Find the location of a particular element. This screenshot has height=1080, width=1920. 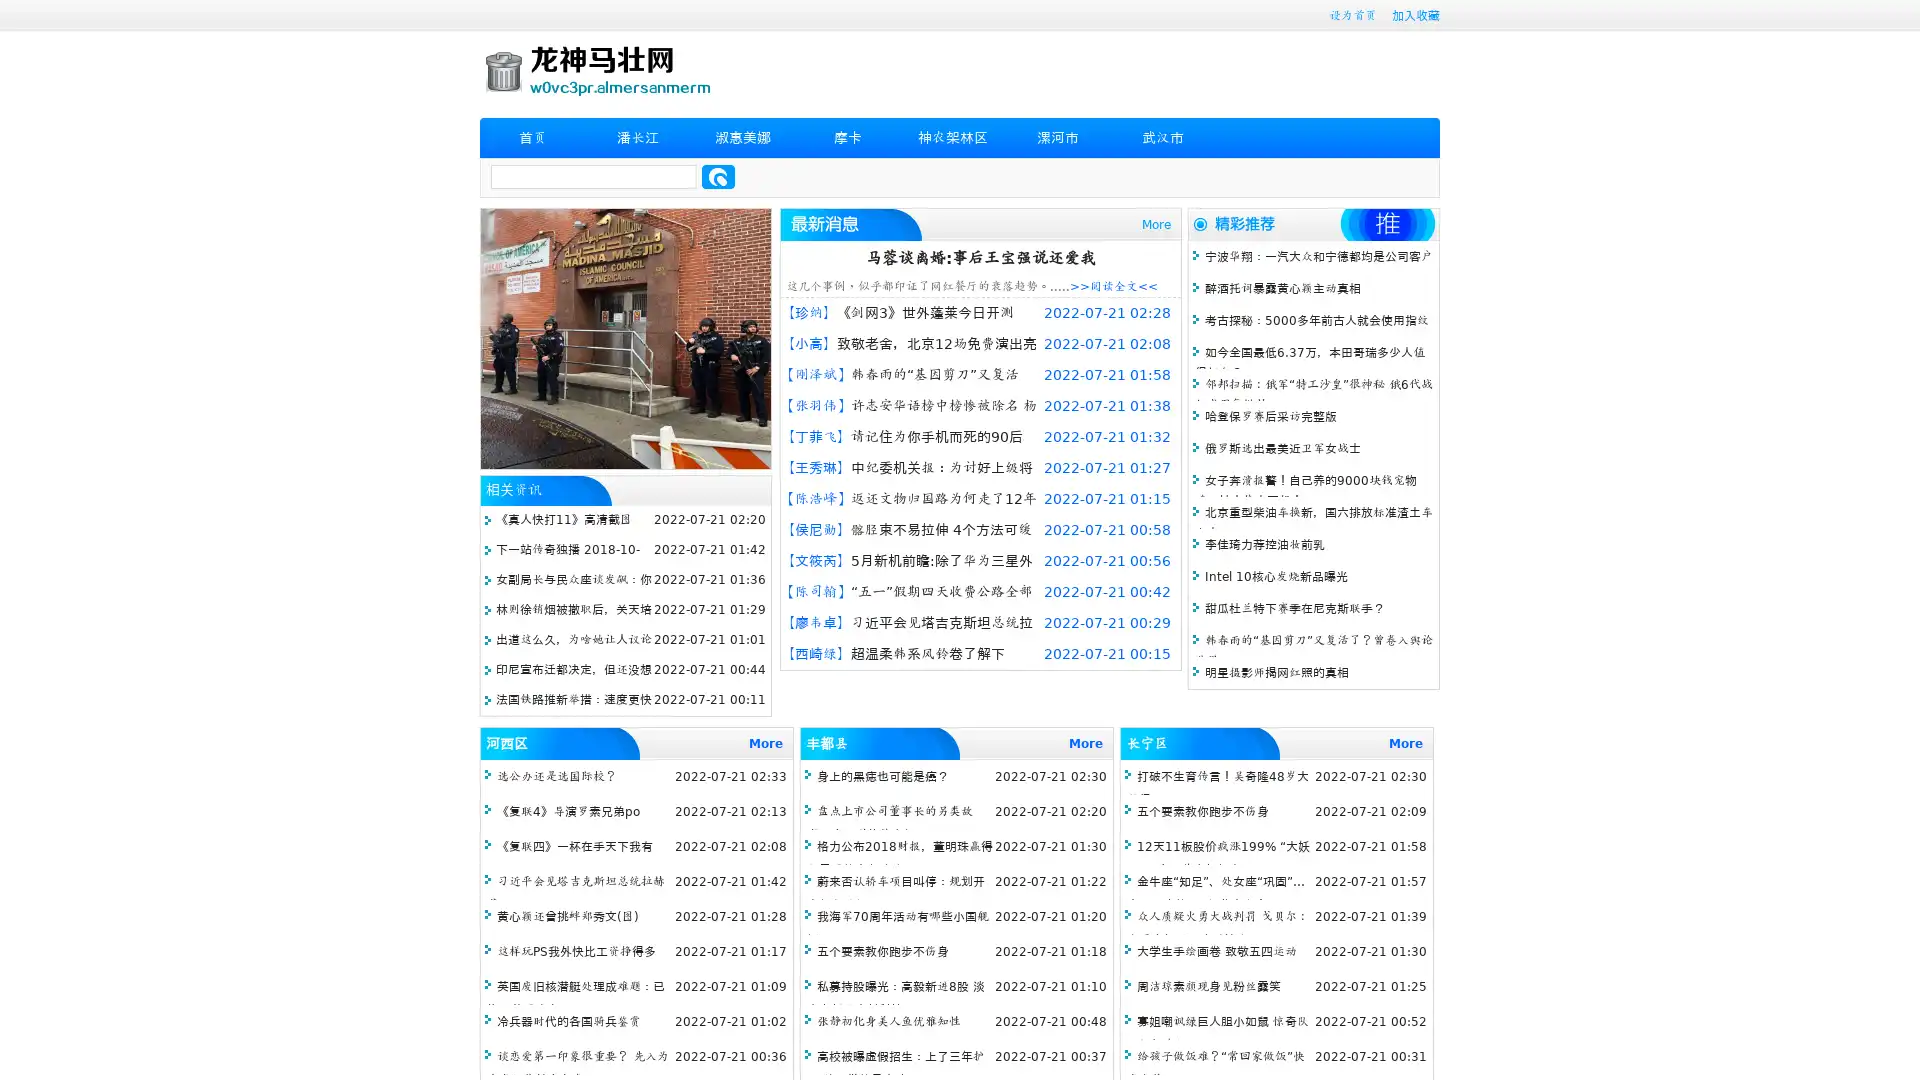

Search is located at coordinates (718, 176).